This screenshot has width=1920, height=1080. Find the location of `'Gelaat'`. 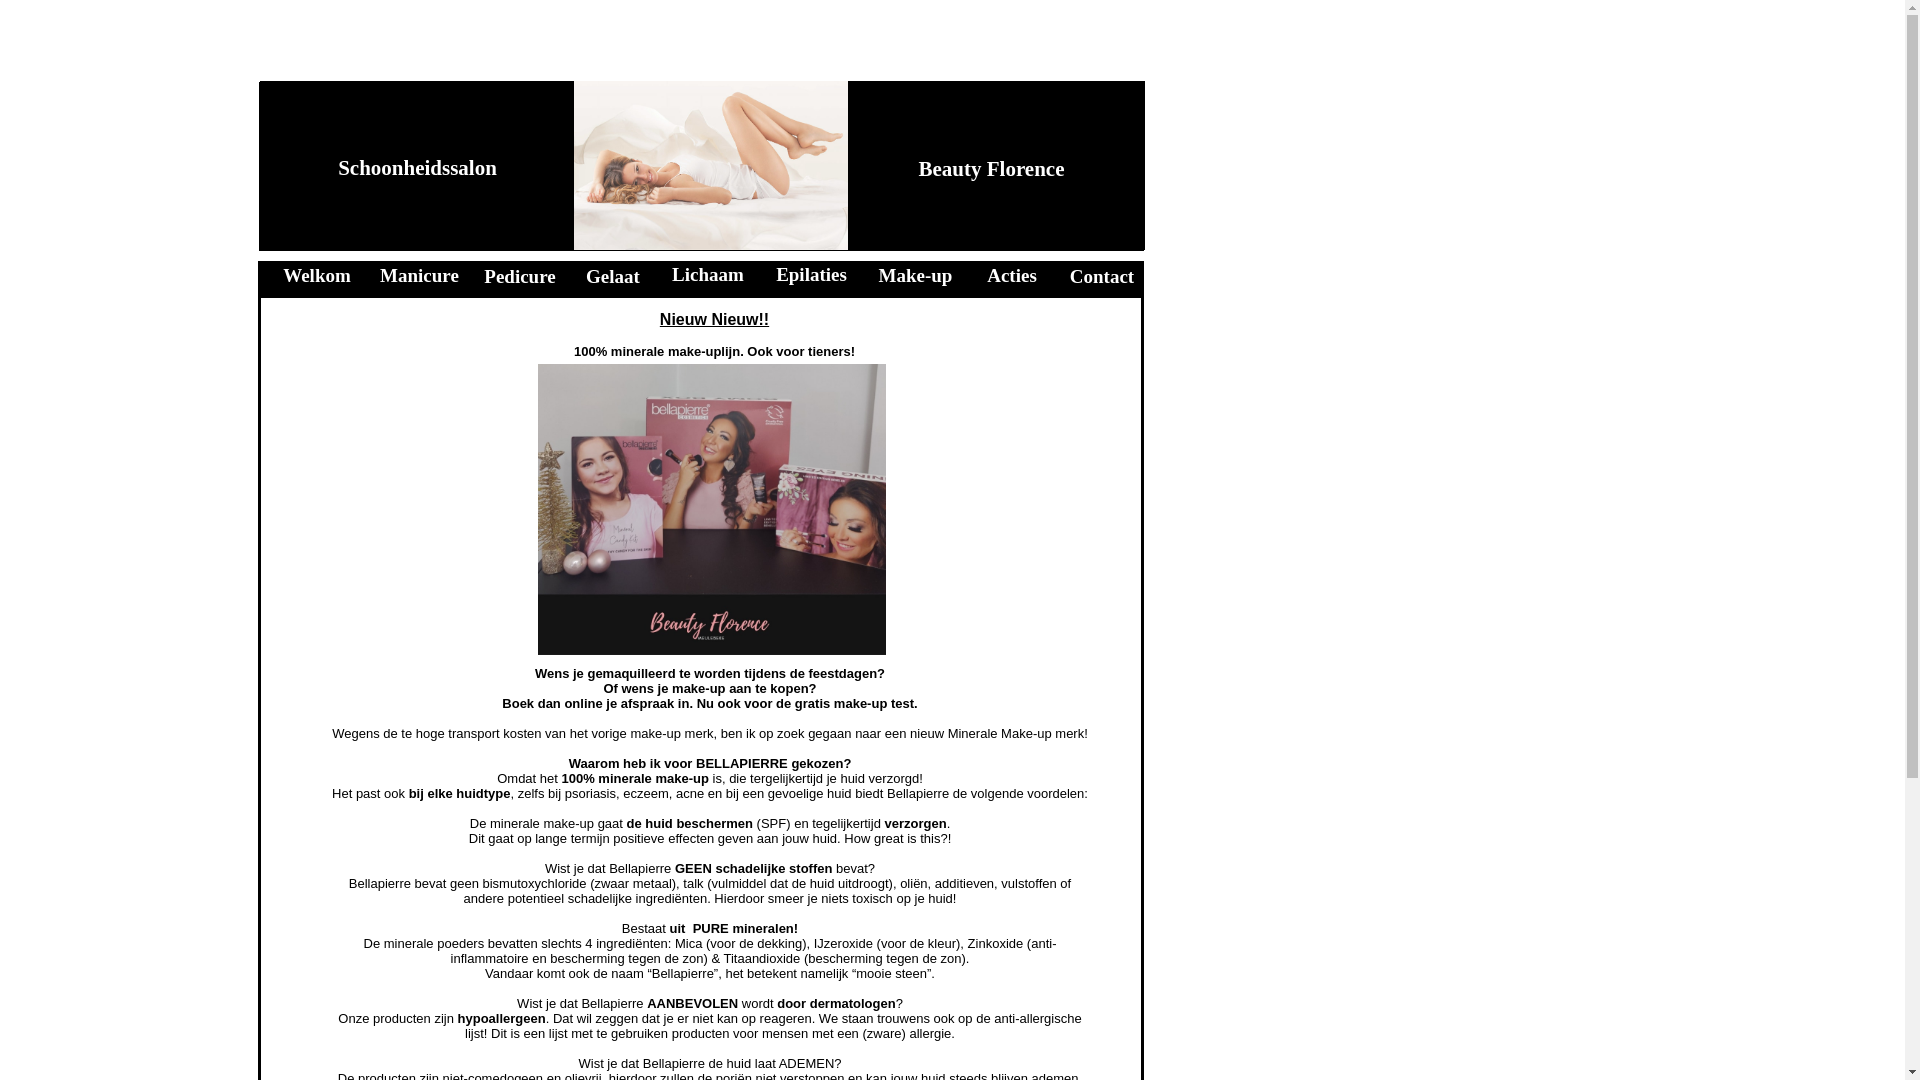

'Gelaat' is located at coordinates (612, 276).